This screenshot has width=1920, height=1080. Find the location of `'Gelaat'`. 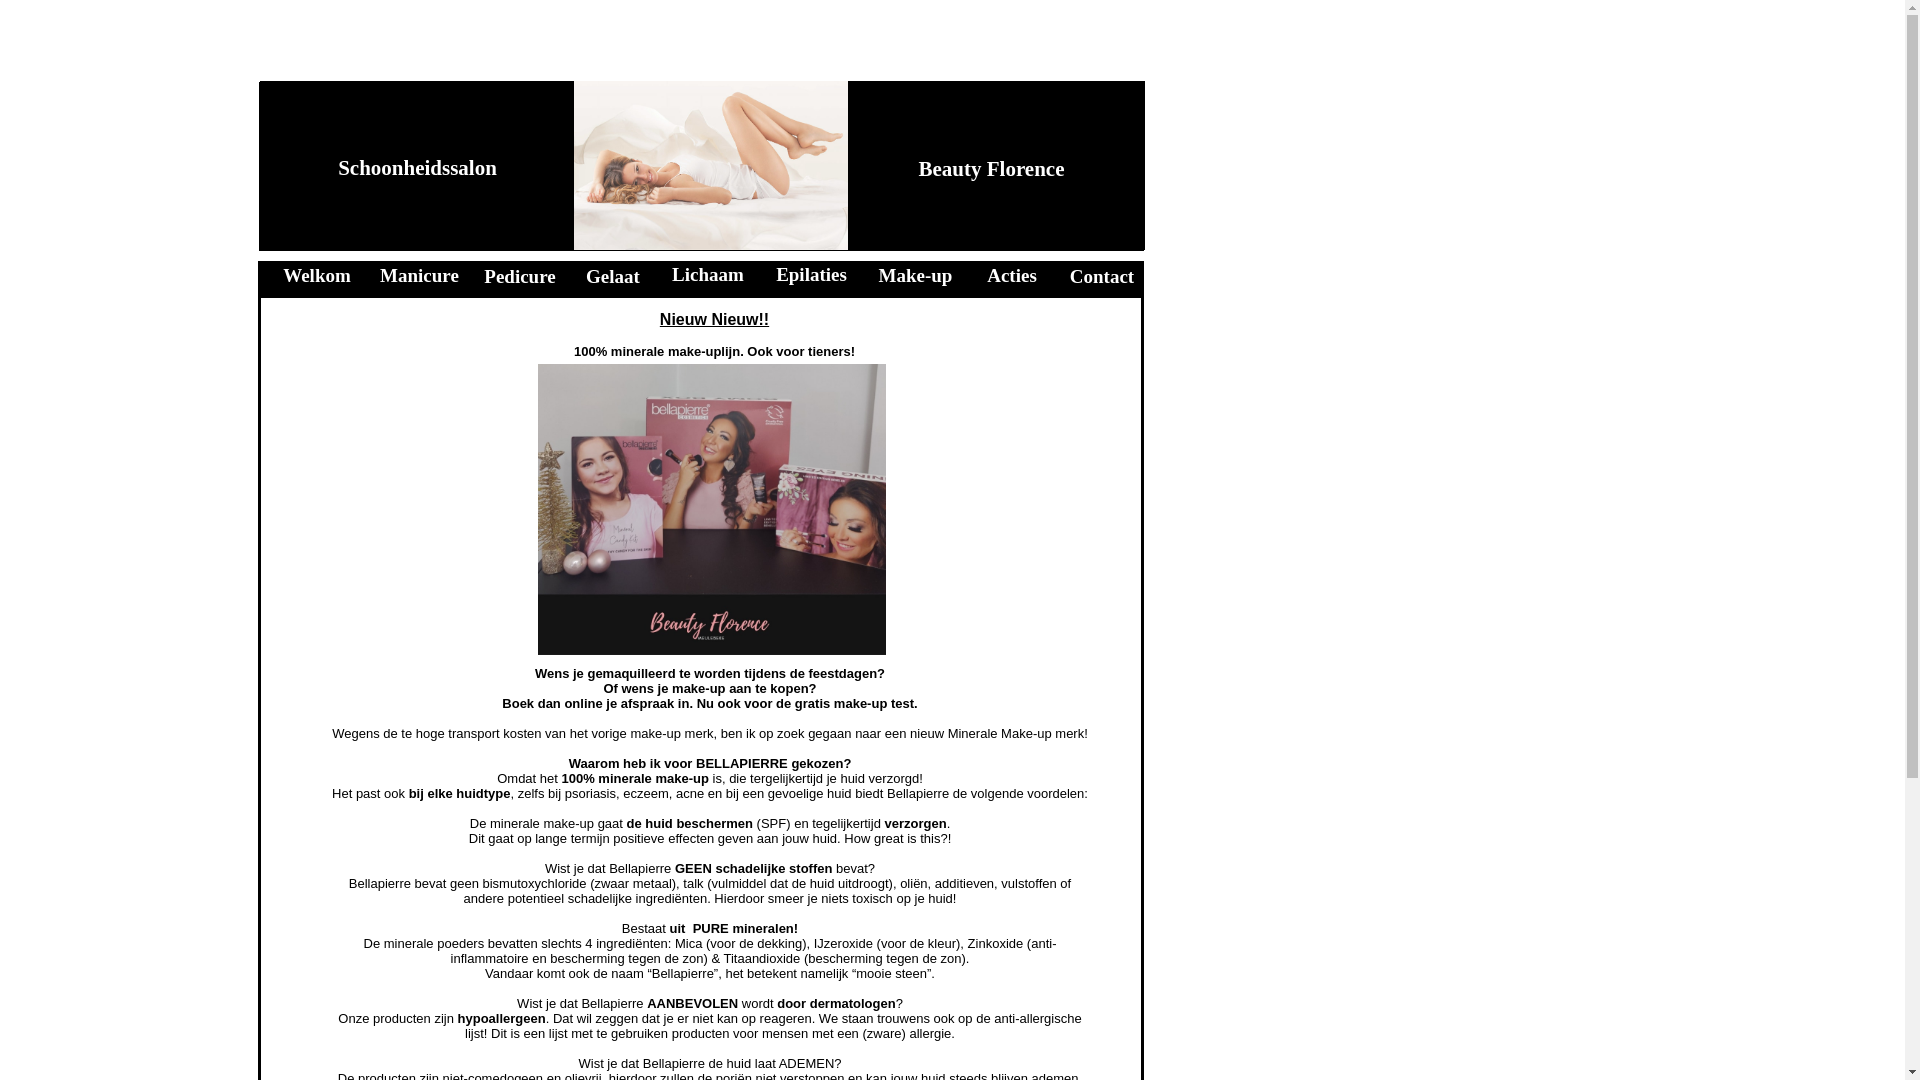

'Gelaat' is located at coordinates (612, 276).